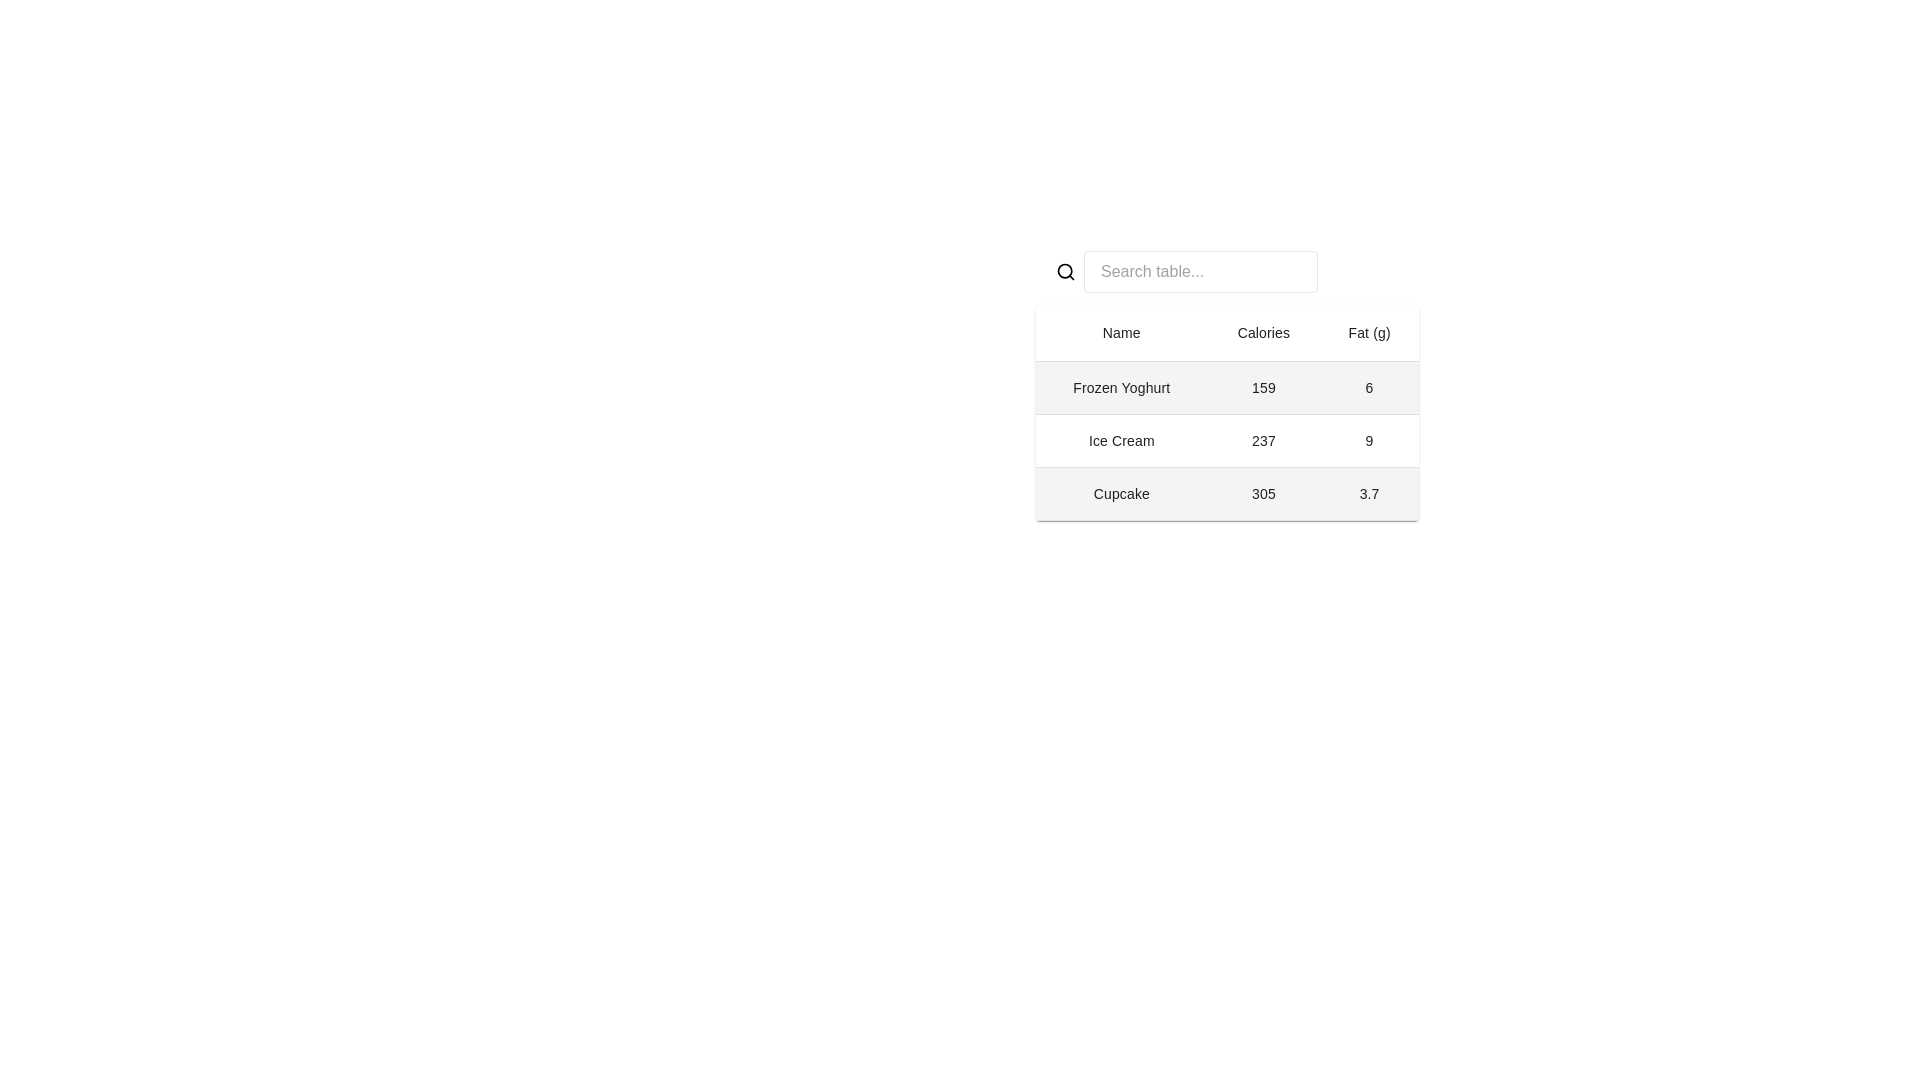 This screenshot has height=1080, width=1920. What do you see at coordinates (1121, 388) in the screenshot?
I see `the table cell containing the text 'Frozen Yoghurt', which is the first cell in the row of a table, to possibly reveal additional information` at bounding box center [1121, 388].